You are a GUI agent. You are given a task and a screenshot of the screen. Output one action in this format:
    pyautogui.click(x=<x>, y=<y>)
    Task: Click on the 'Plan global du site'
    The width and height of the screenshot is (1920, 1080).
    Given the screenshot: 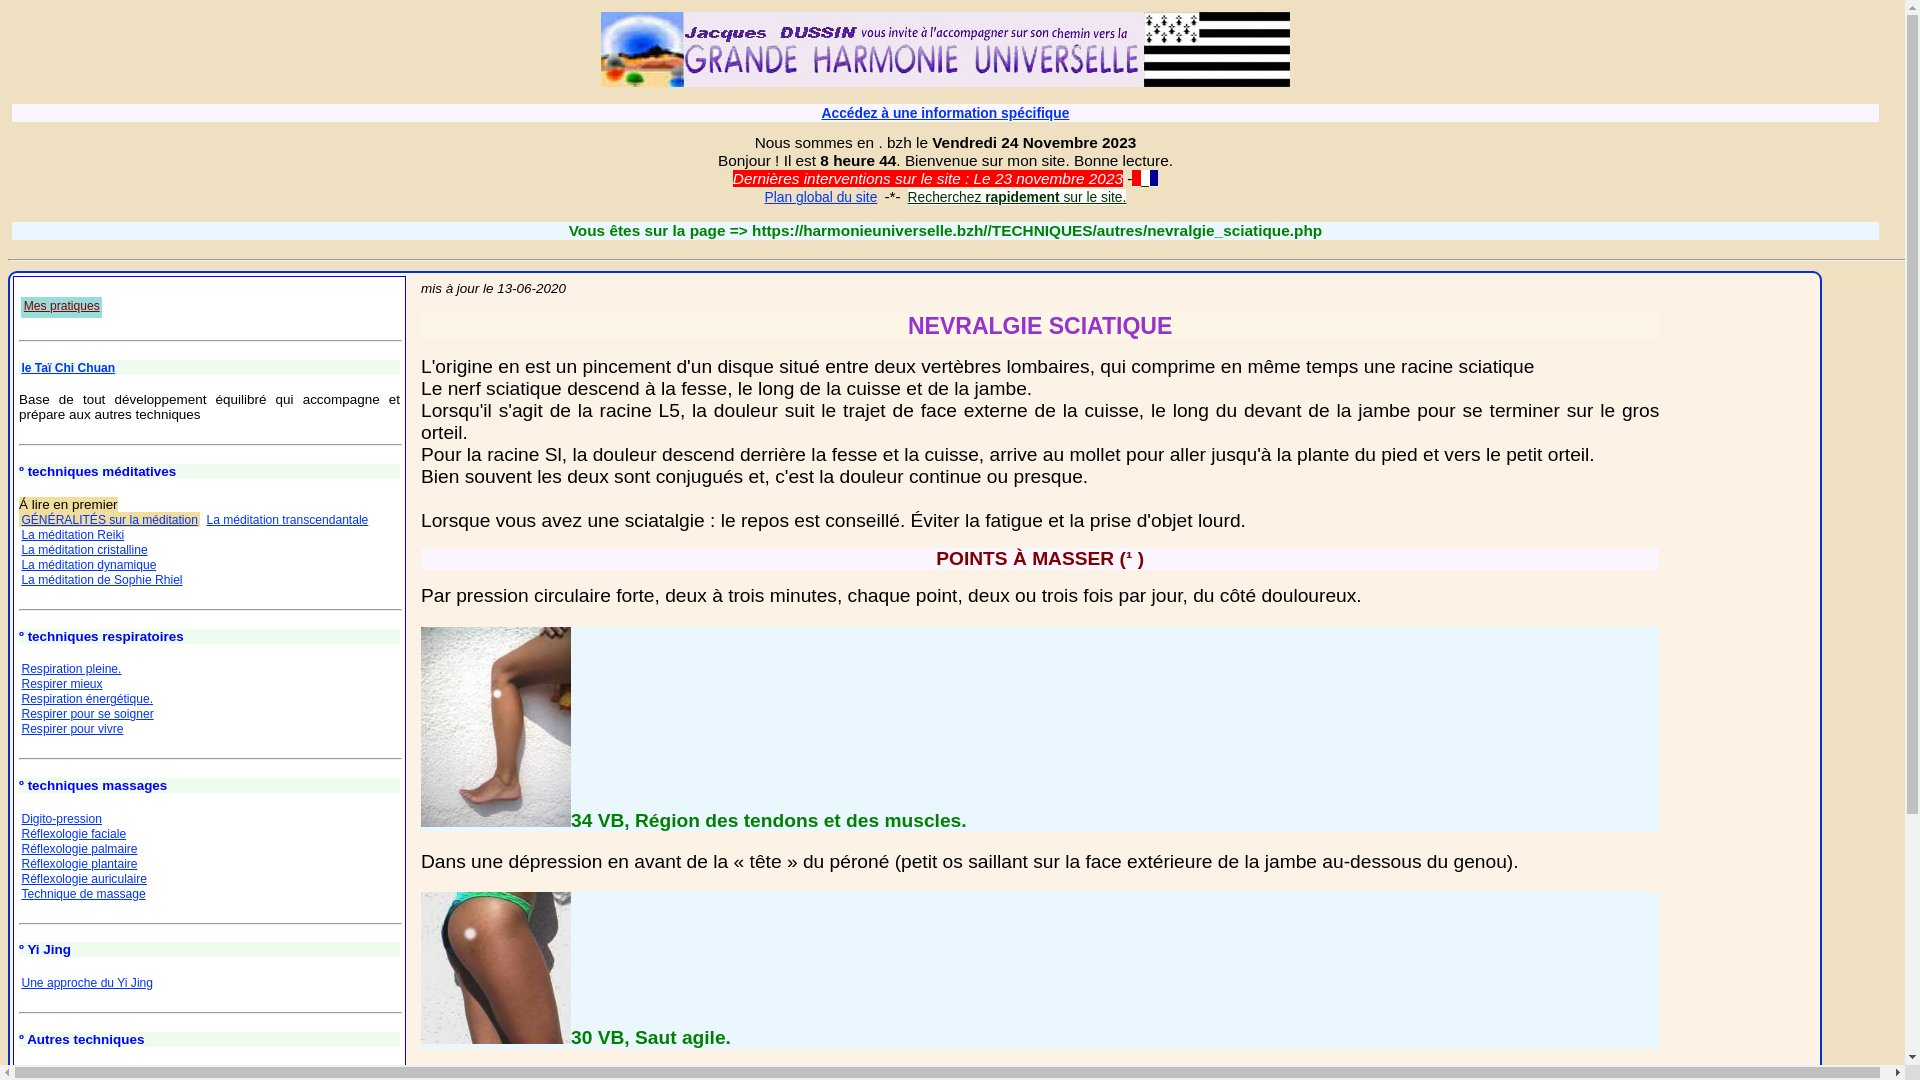 What is the action you would take?
    pyautogui.click(x=762, y=196)
    